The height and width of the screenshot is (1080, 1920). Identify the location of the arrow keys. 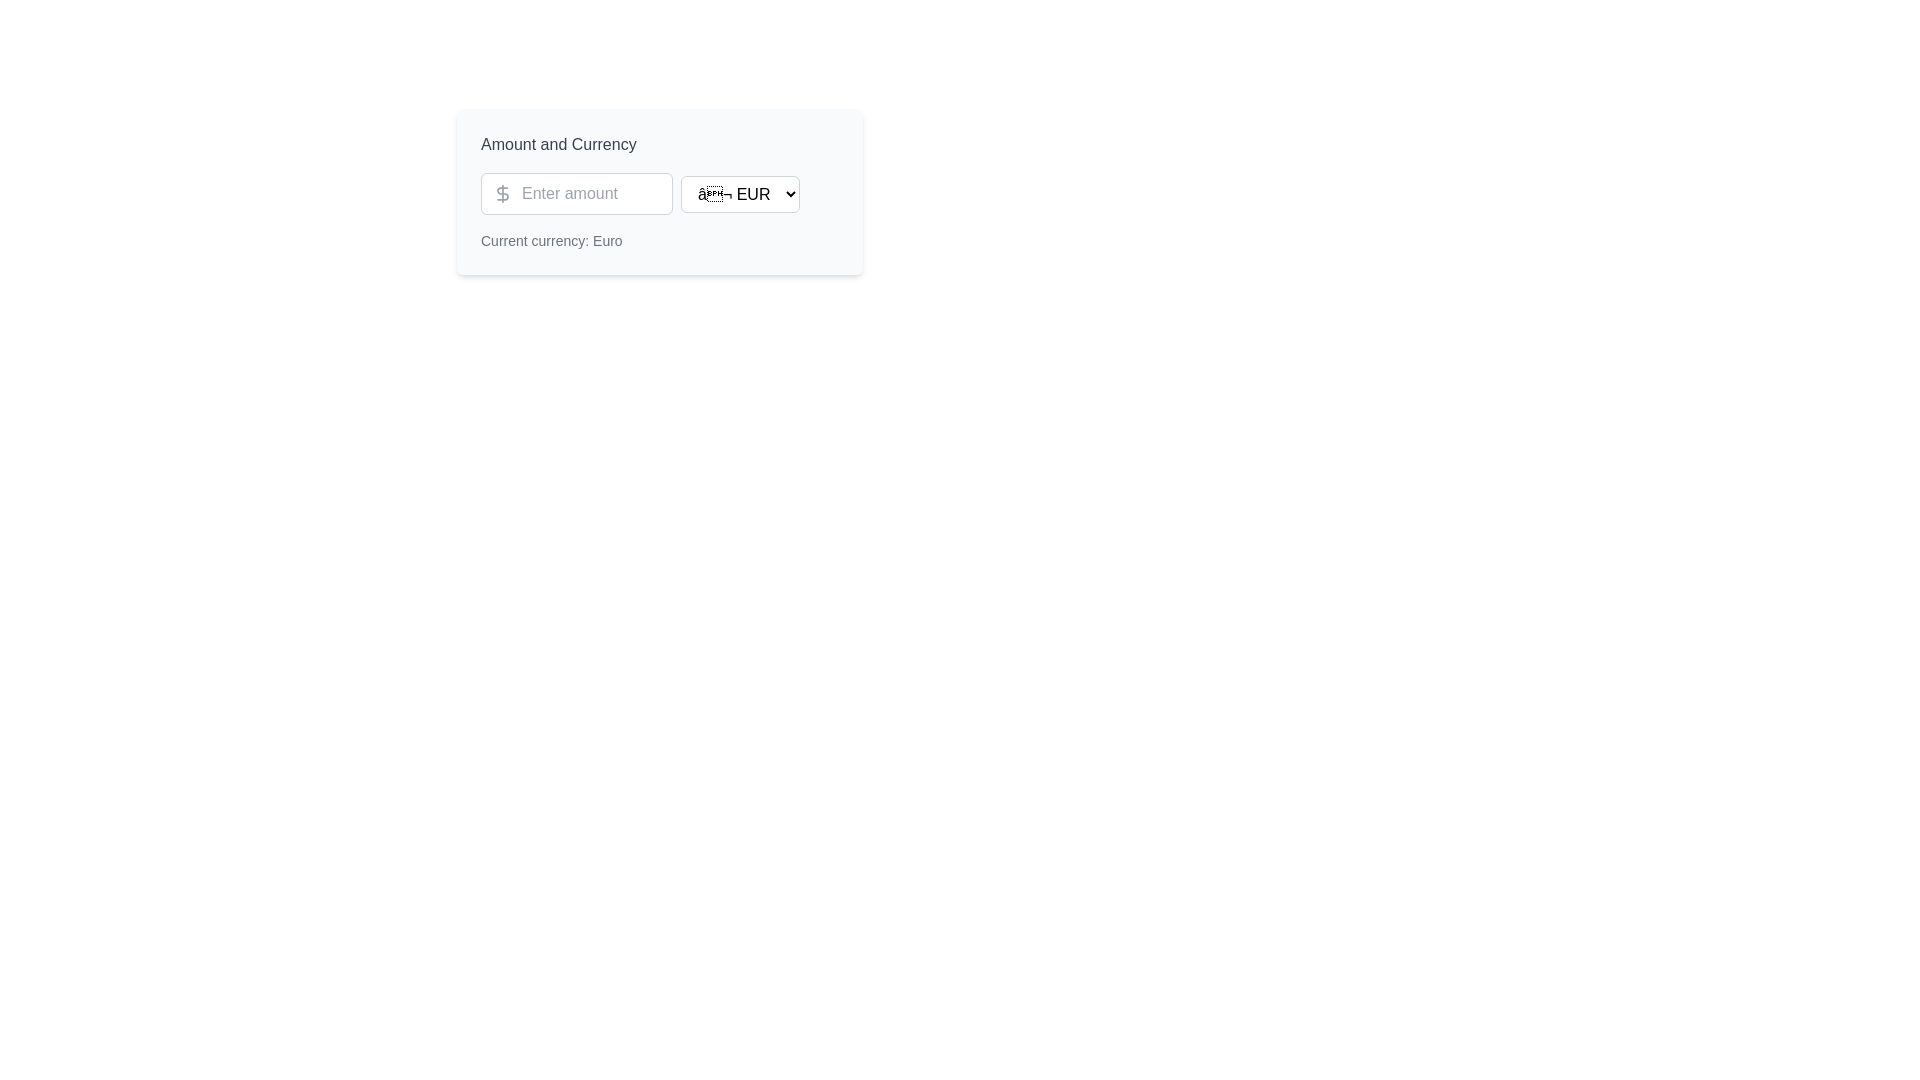
(575, 193).